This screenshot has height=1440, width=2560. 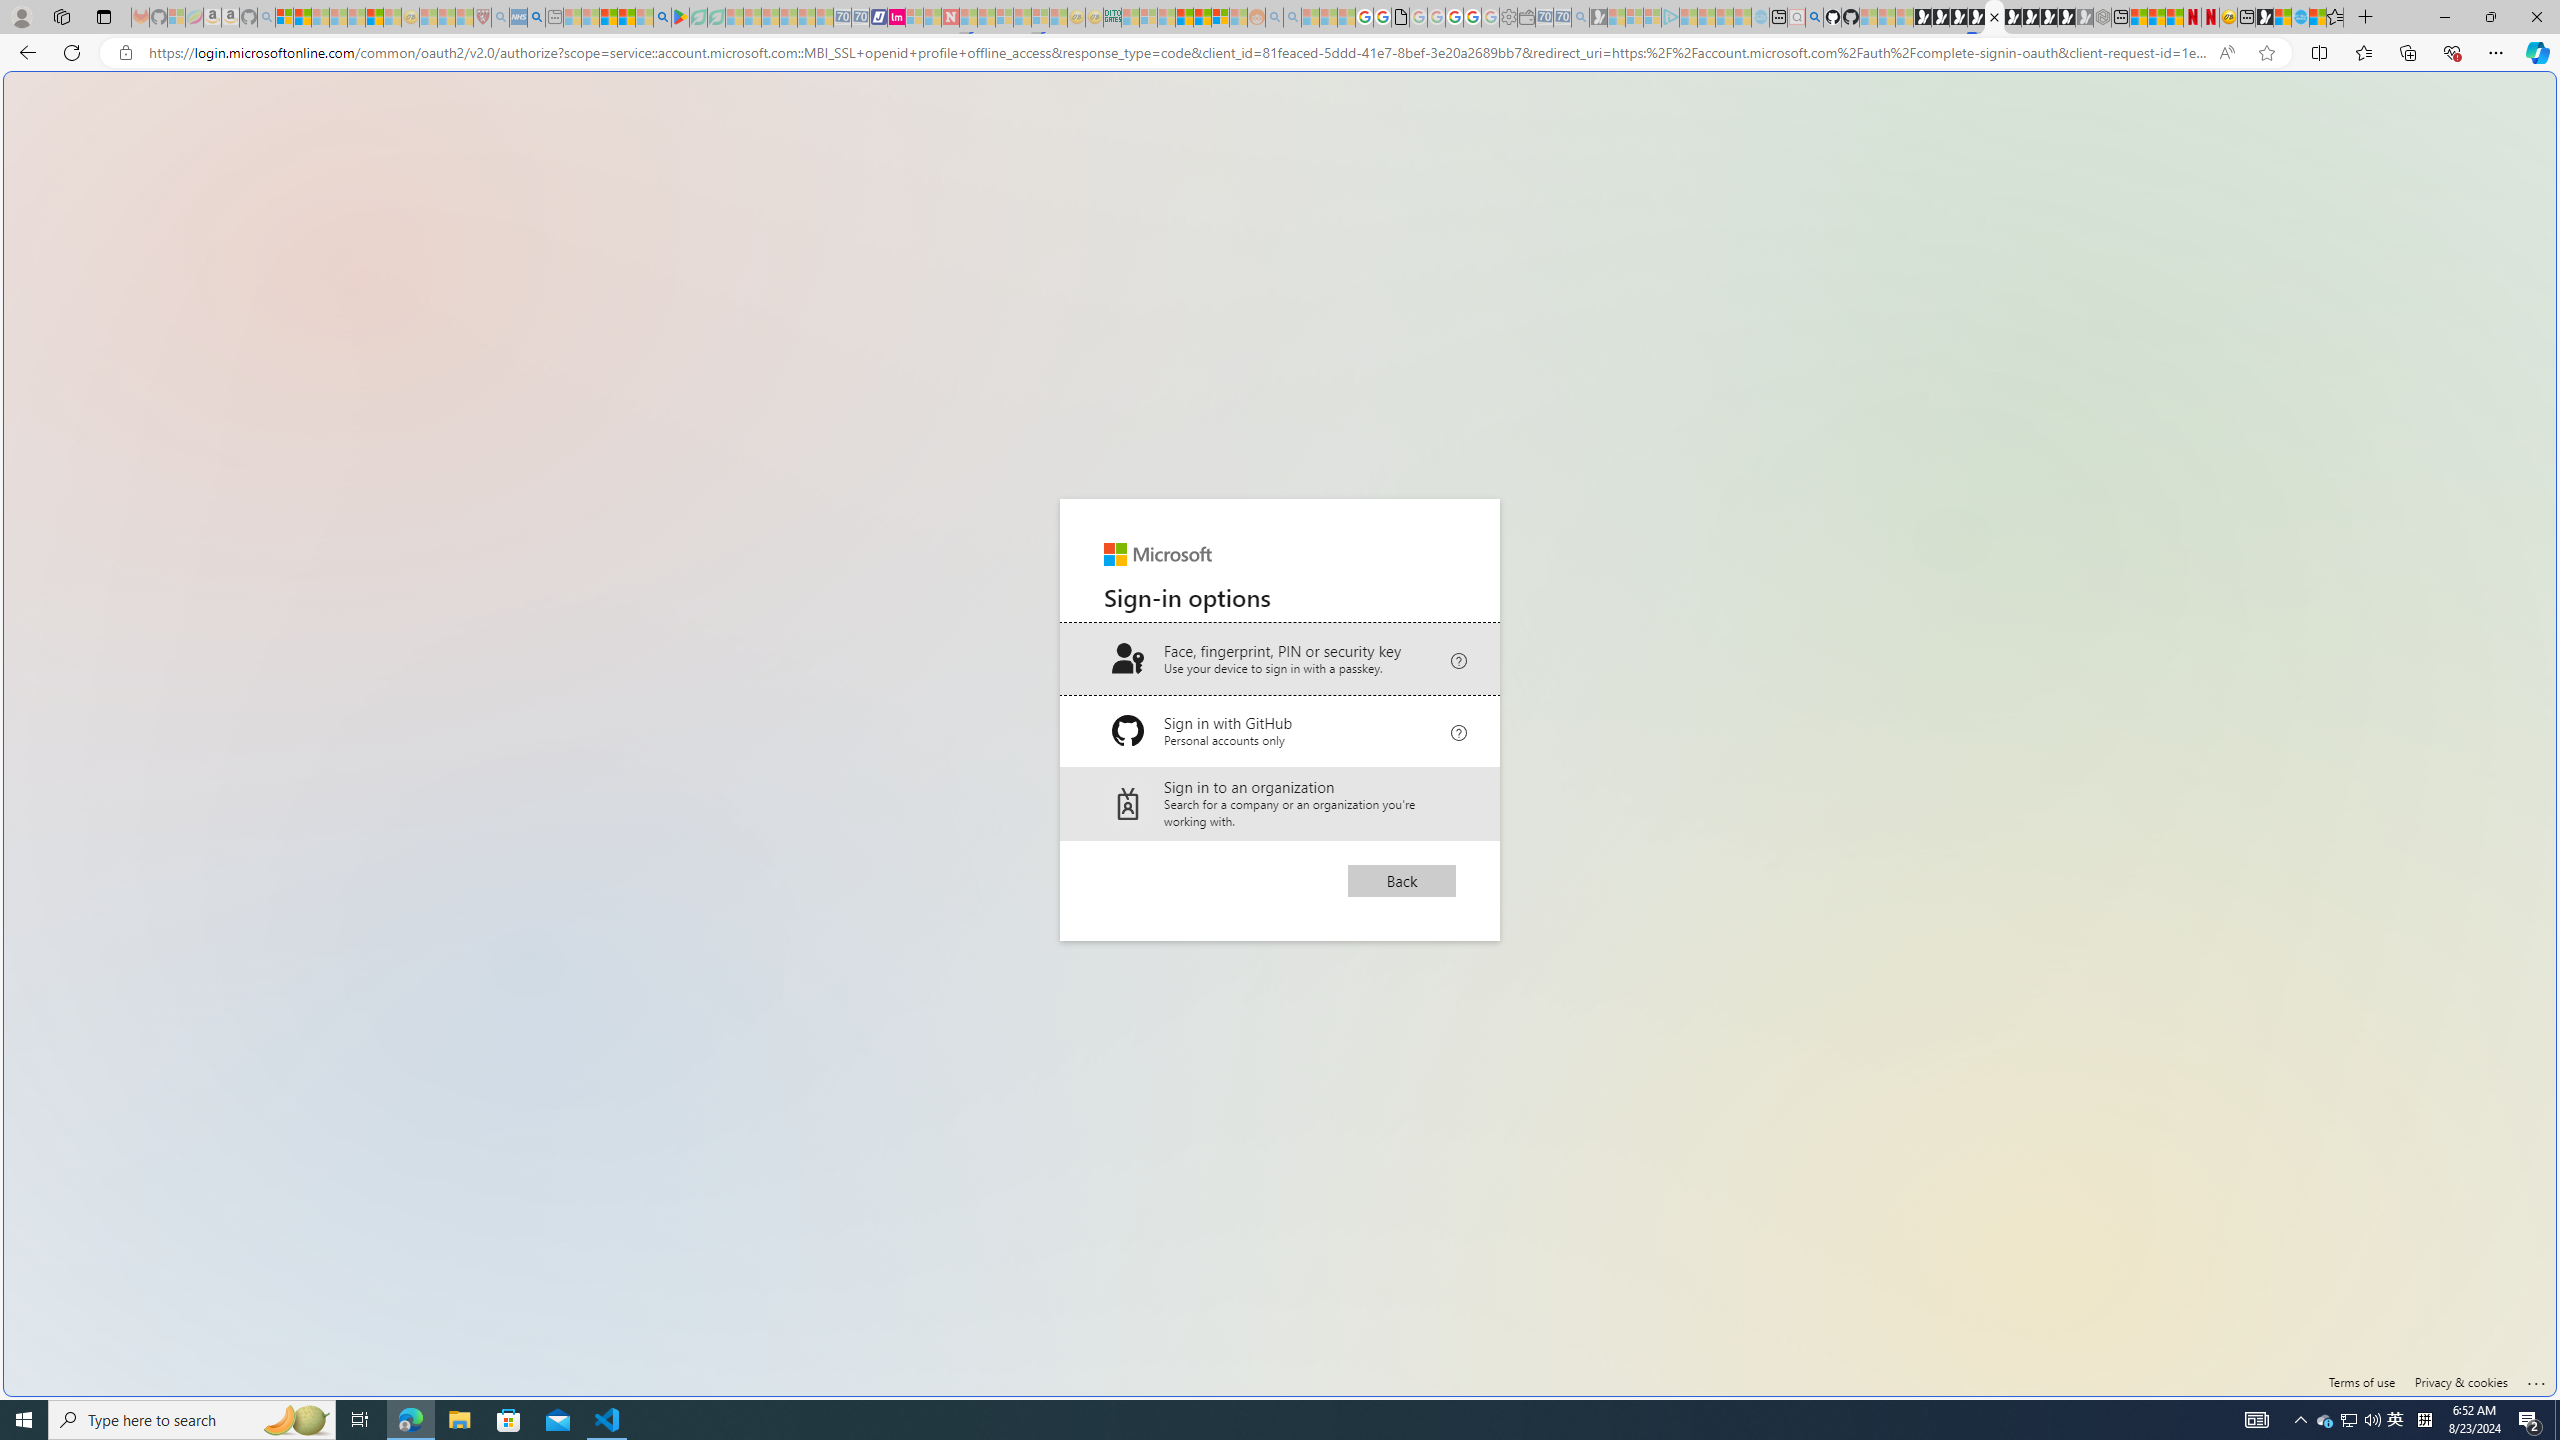 I want to click on 'Learn more about signing in with GitHub', so click(x=1459, y=729).